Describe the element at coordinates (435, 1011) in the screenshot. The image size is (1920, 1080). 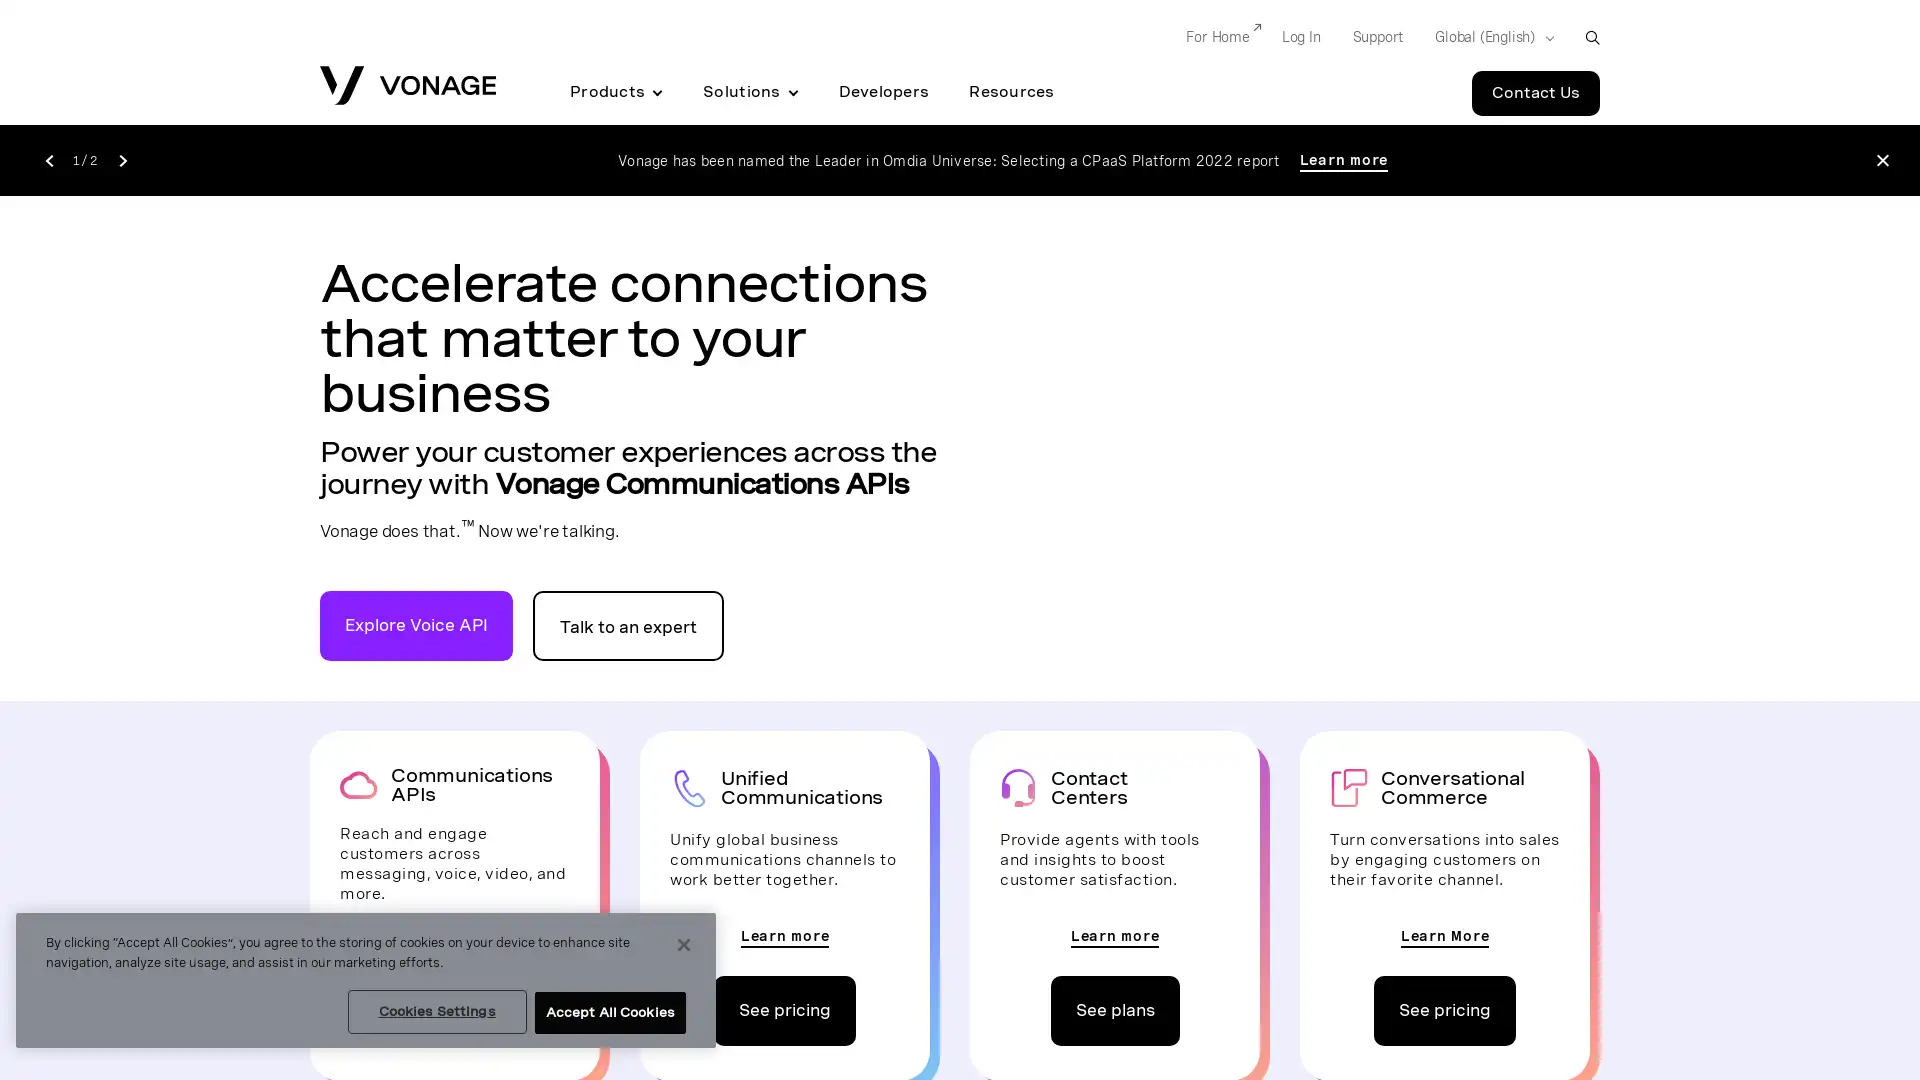
I see `Cookies Settings` at that location.